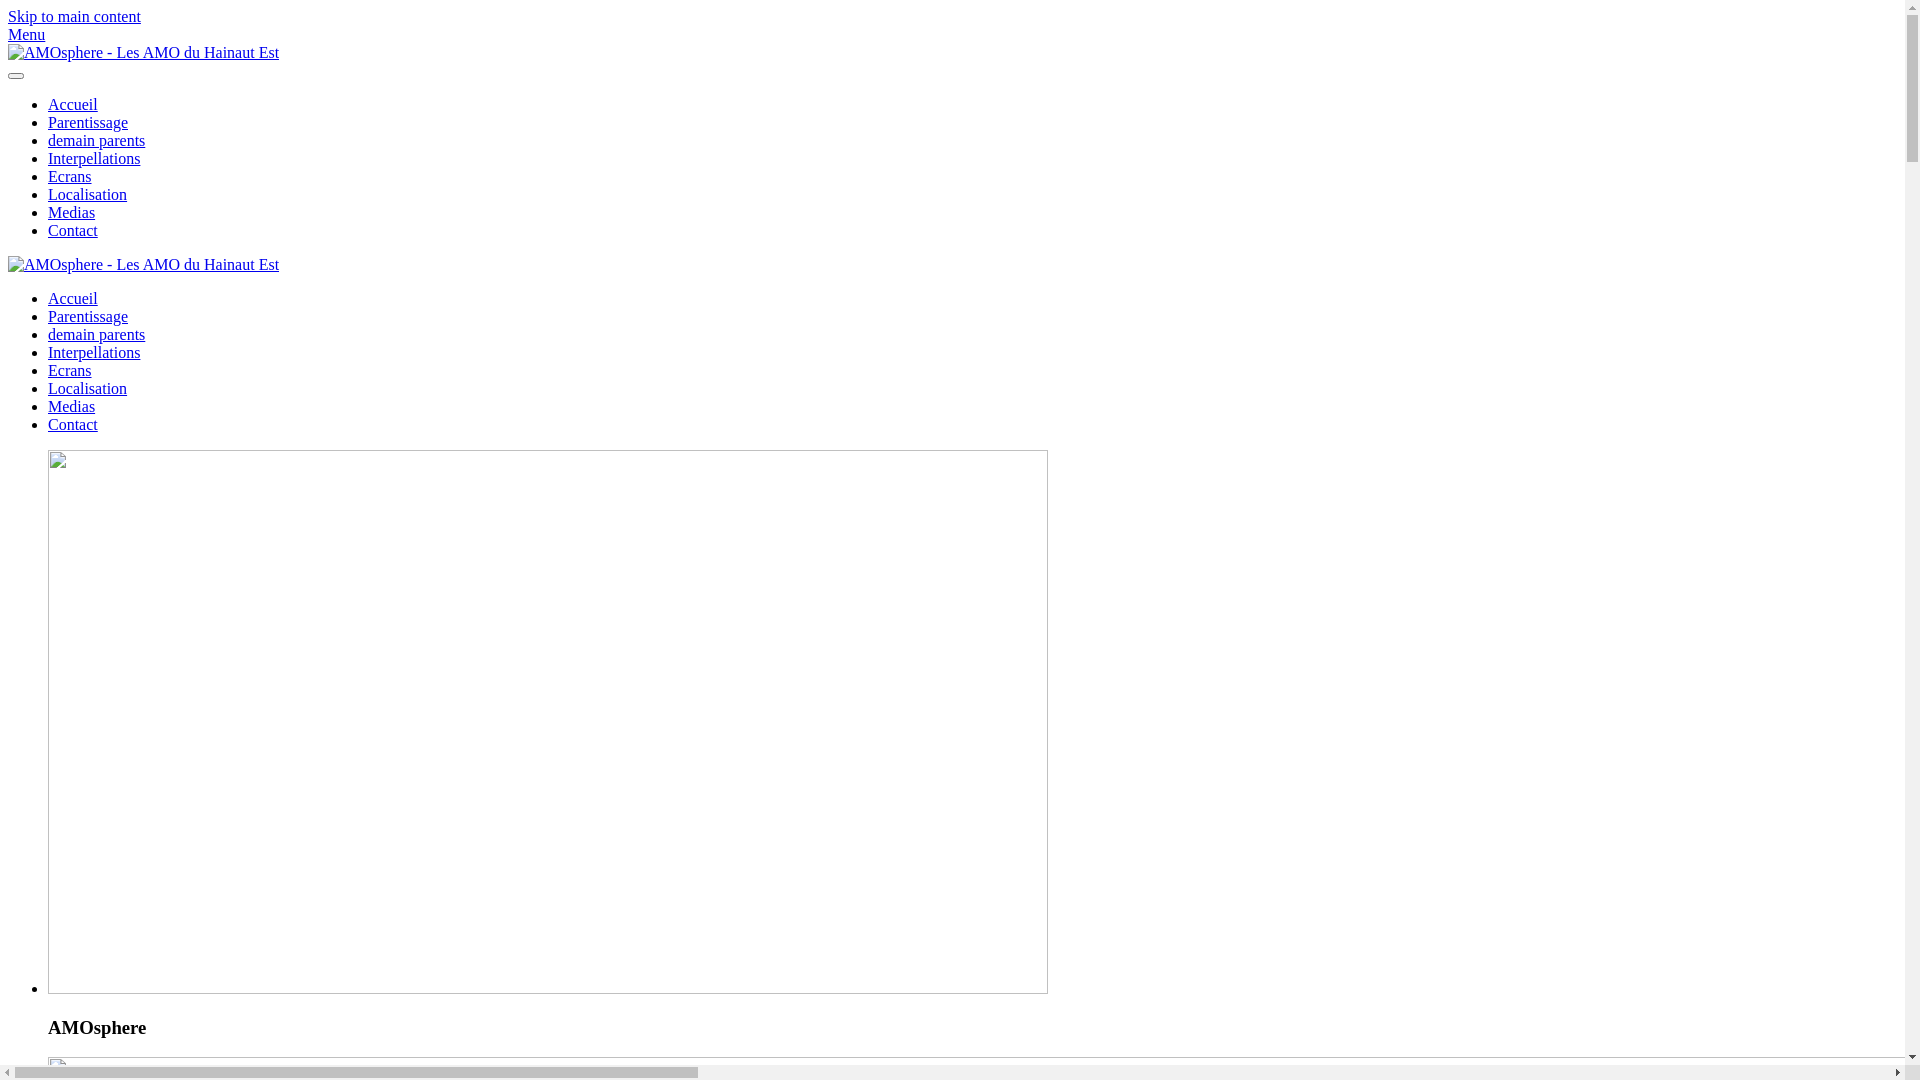  Describe the element at coordinates (86, 315) in the screenshot. I see `'Parentissage'` at that location.